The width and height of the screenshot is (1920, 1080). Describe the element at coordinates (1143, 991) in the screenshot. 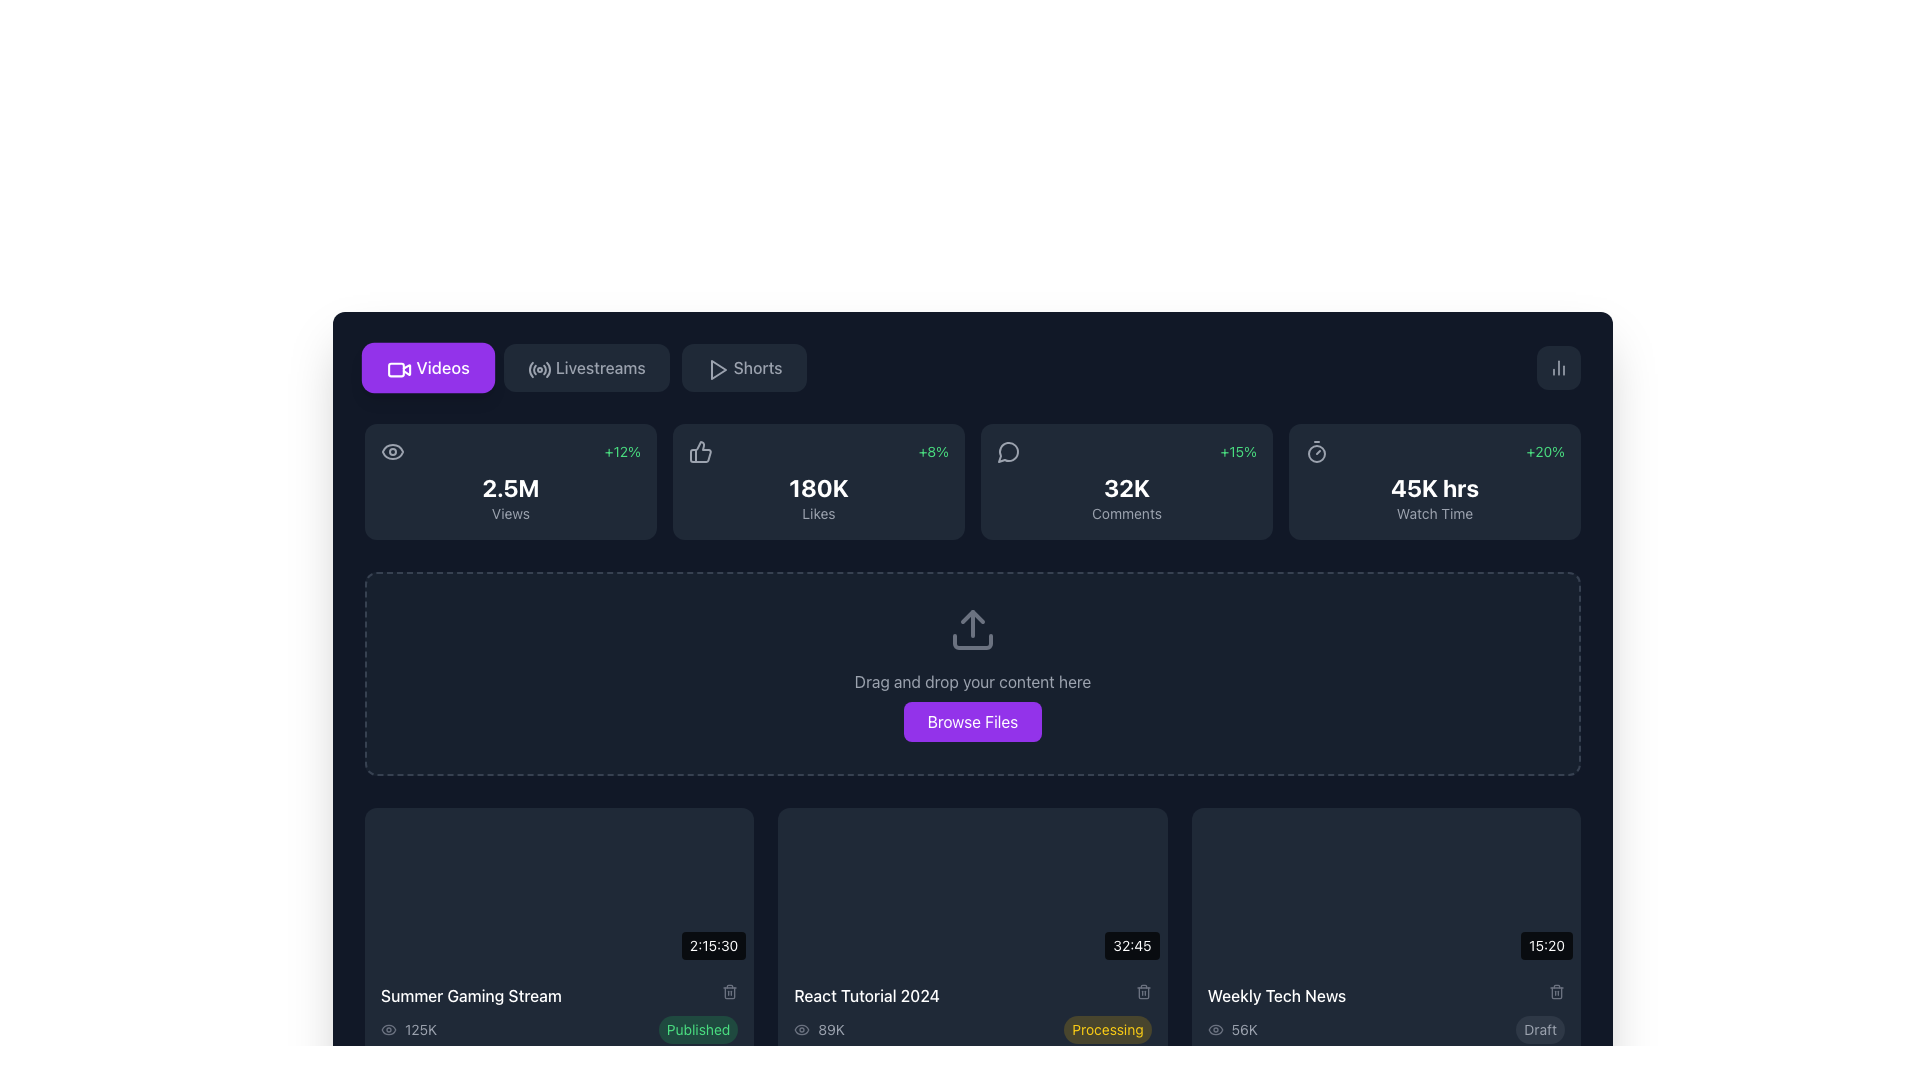

I see `the delete action button located at the top-right corner of the card displaying 'React Tutorial 2024'` at that location.